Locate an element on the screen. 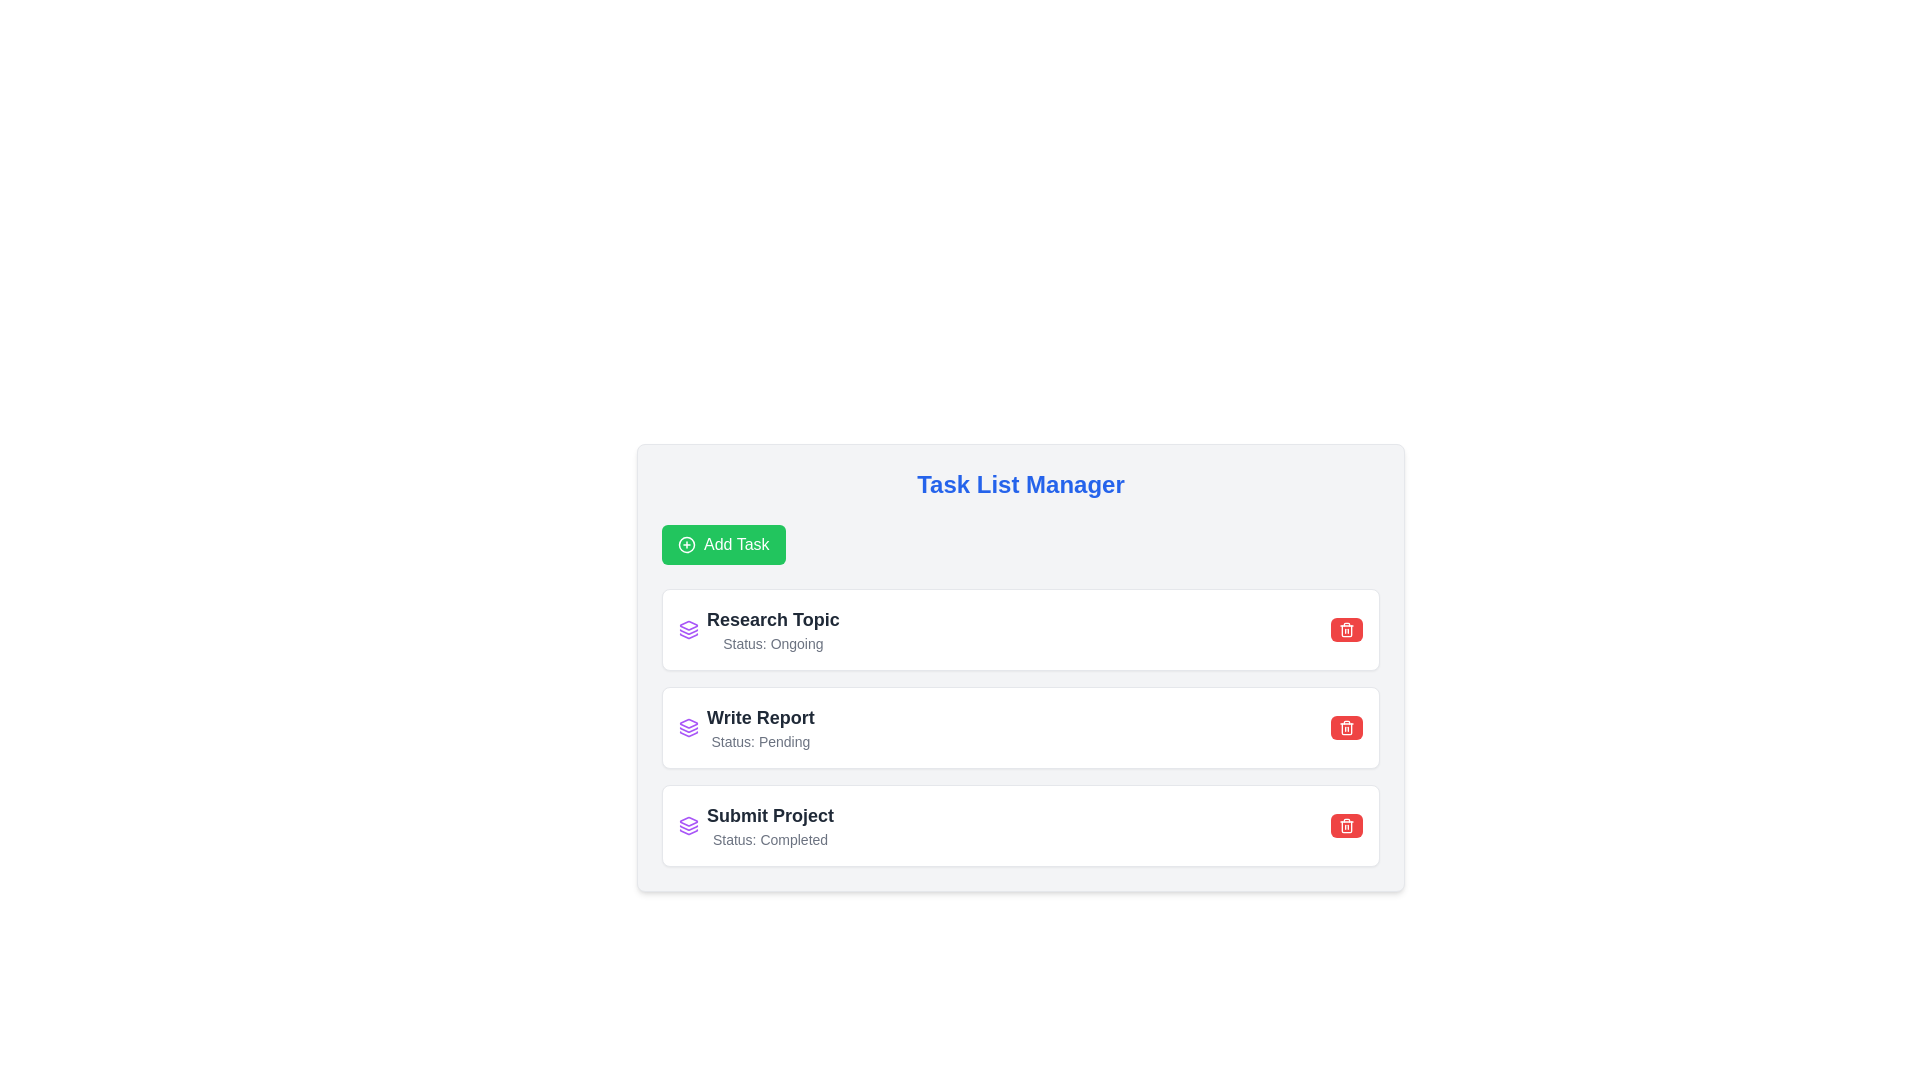 This screenshot has width=1920, height=1080. the Text Display element that shows 'Research Topic' in bold and 'Status: Ongoing' in a lighter gray tone, located in the first row of the task list under the 'Task List Manager' header is located at coordinates (772, 628).